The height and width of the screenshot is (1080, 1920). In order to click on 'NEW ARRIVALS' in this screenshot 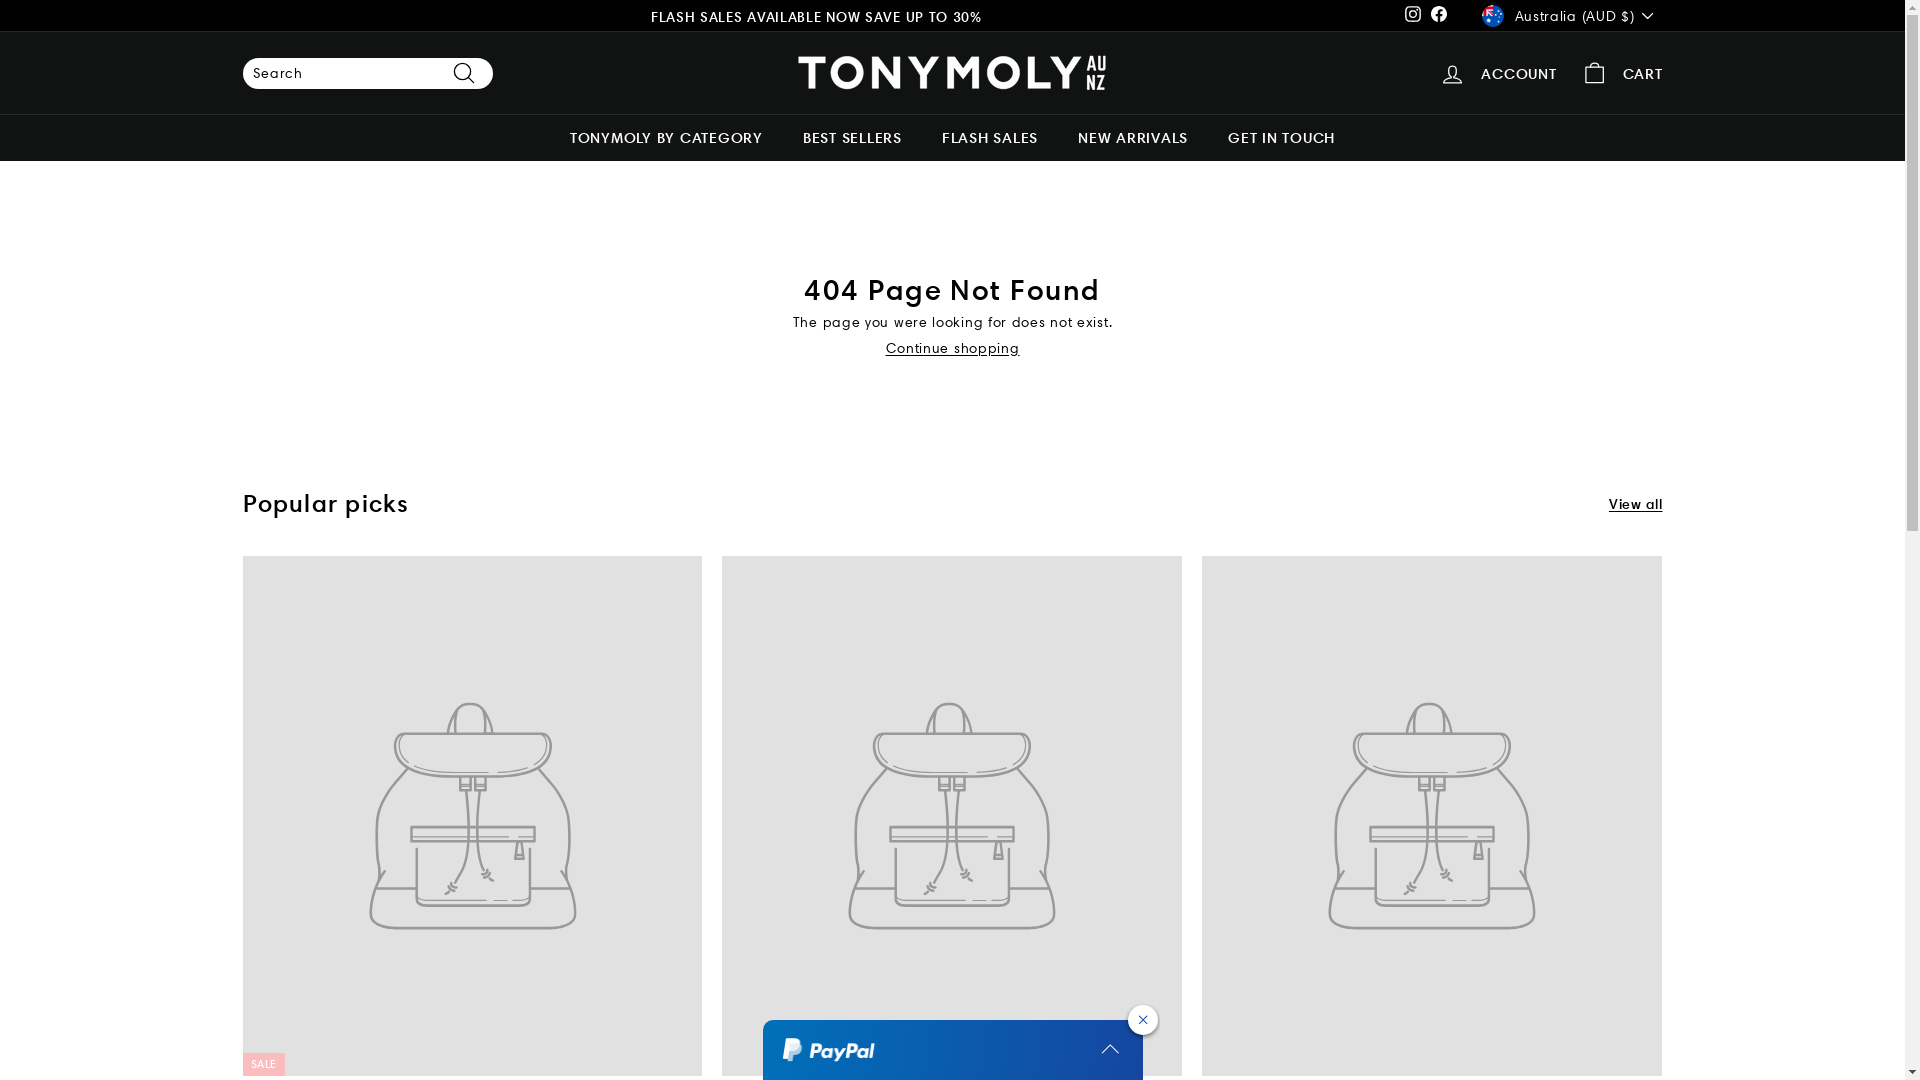, I will do `click(1132, 136)`.